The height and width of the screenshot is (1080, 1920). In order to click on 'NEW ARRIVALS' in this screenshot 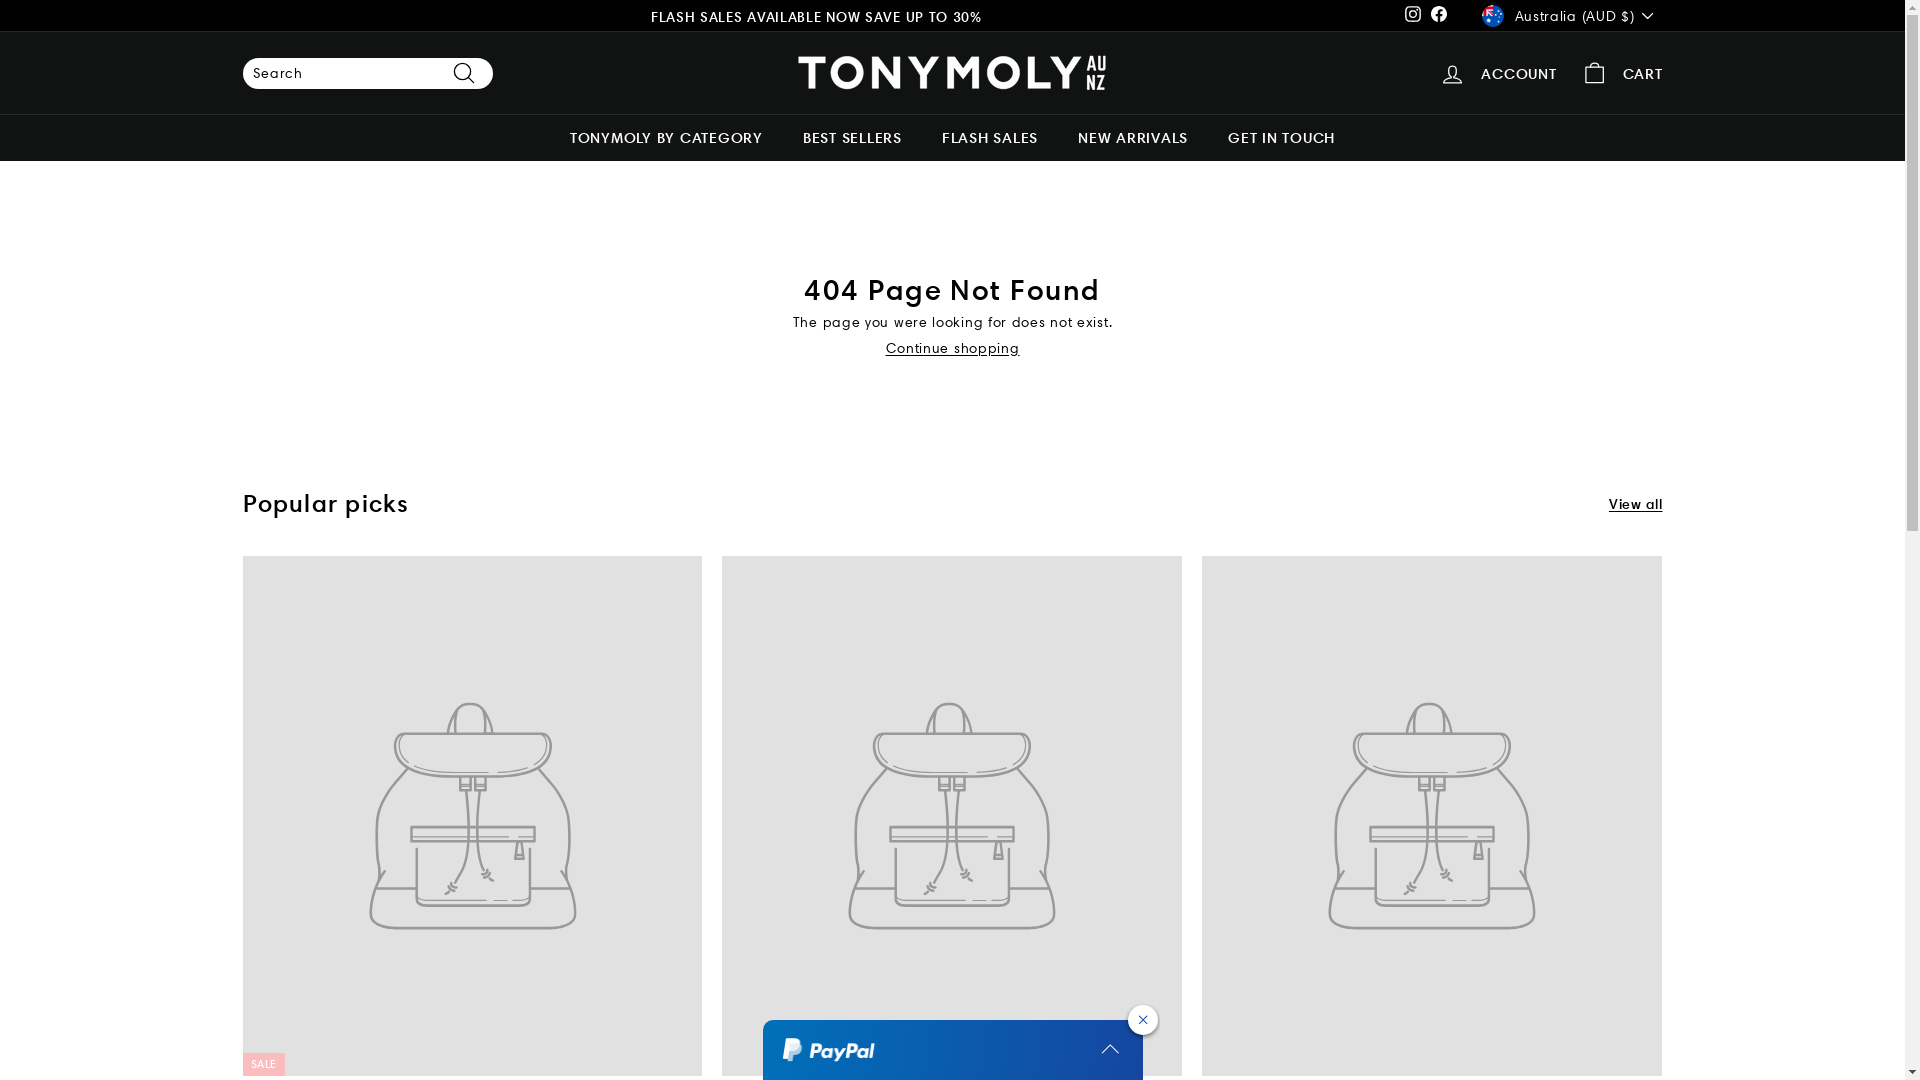, I will do `click(1132, 136)`.